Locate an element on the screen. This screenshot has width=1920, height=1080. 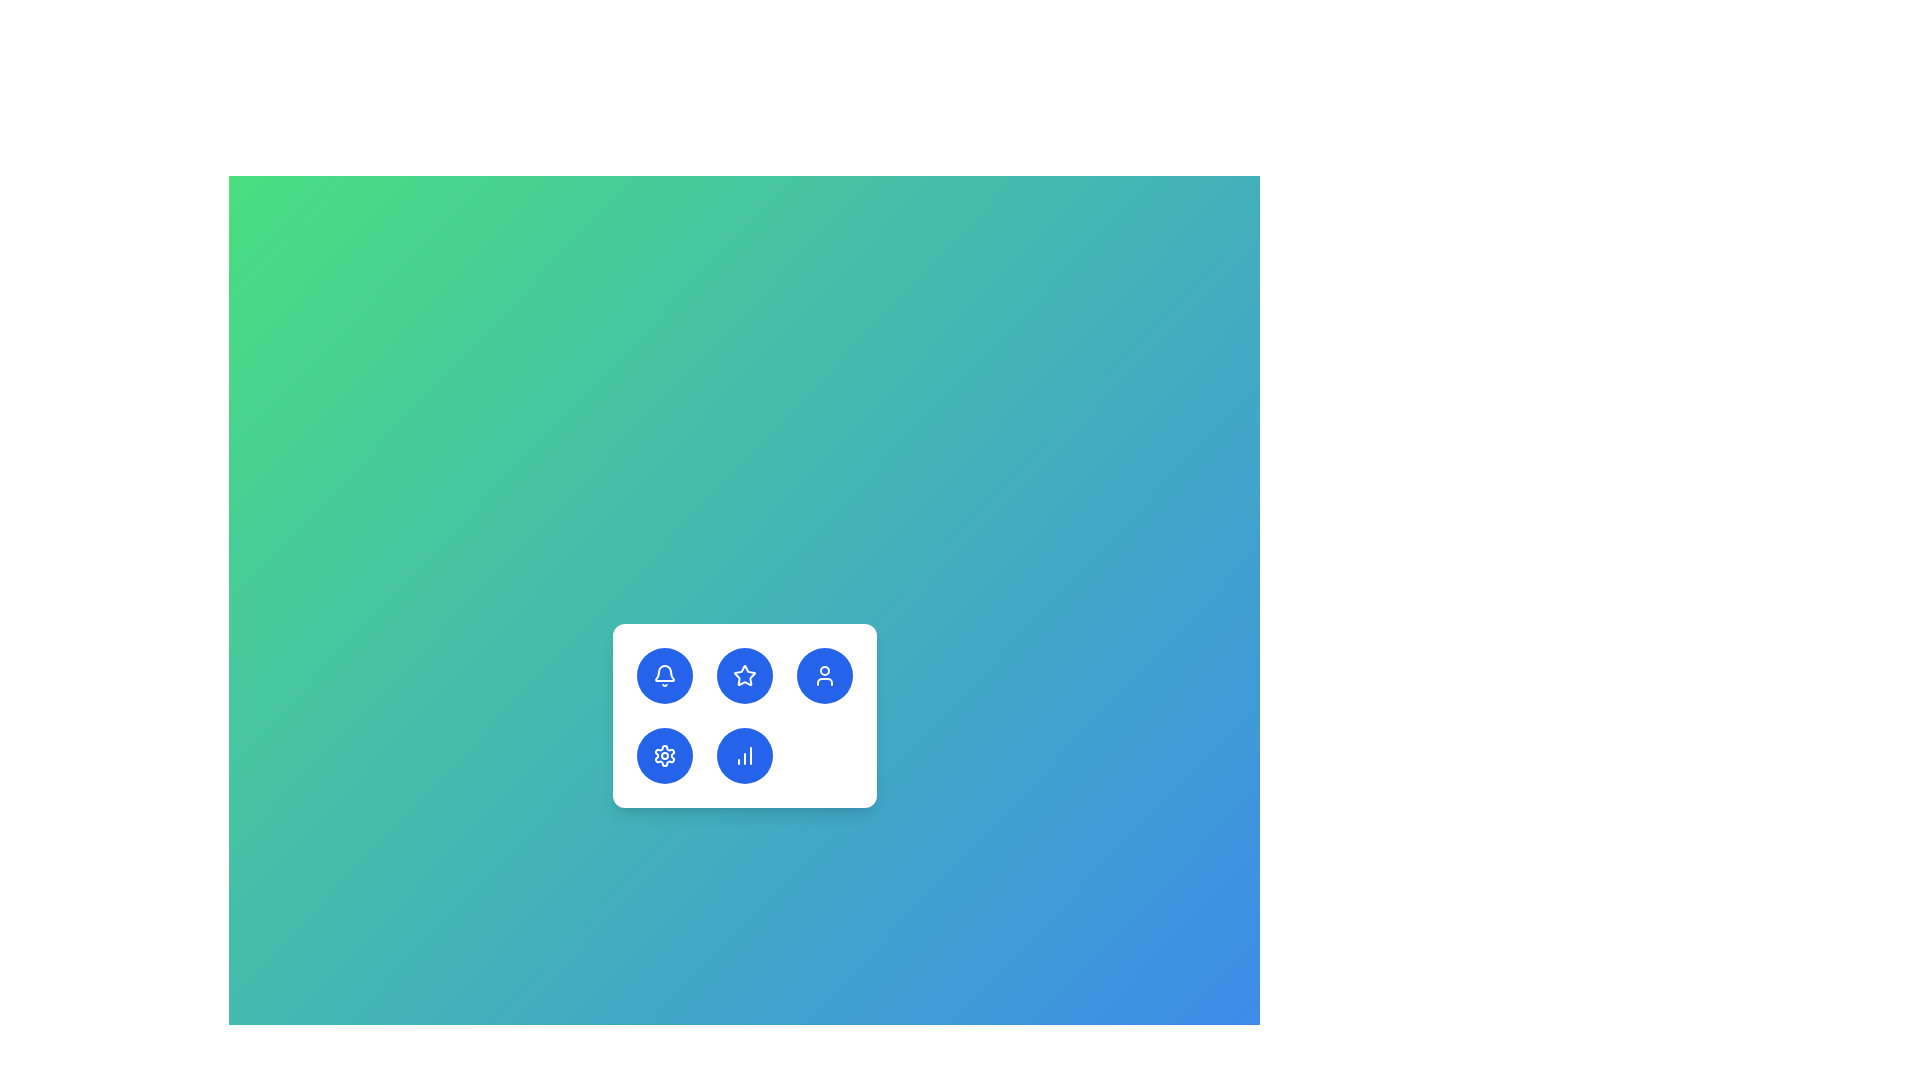
the bell icon located in the top-left corner of the 2x3 grid inside the white card is located at coordinates (664, 675).